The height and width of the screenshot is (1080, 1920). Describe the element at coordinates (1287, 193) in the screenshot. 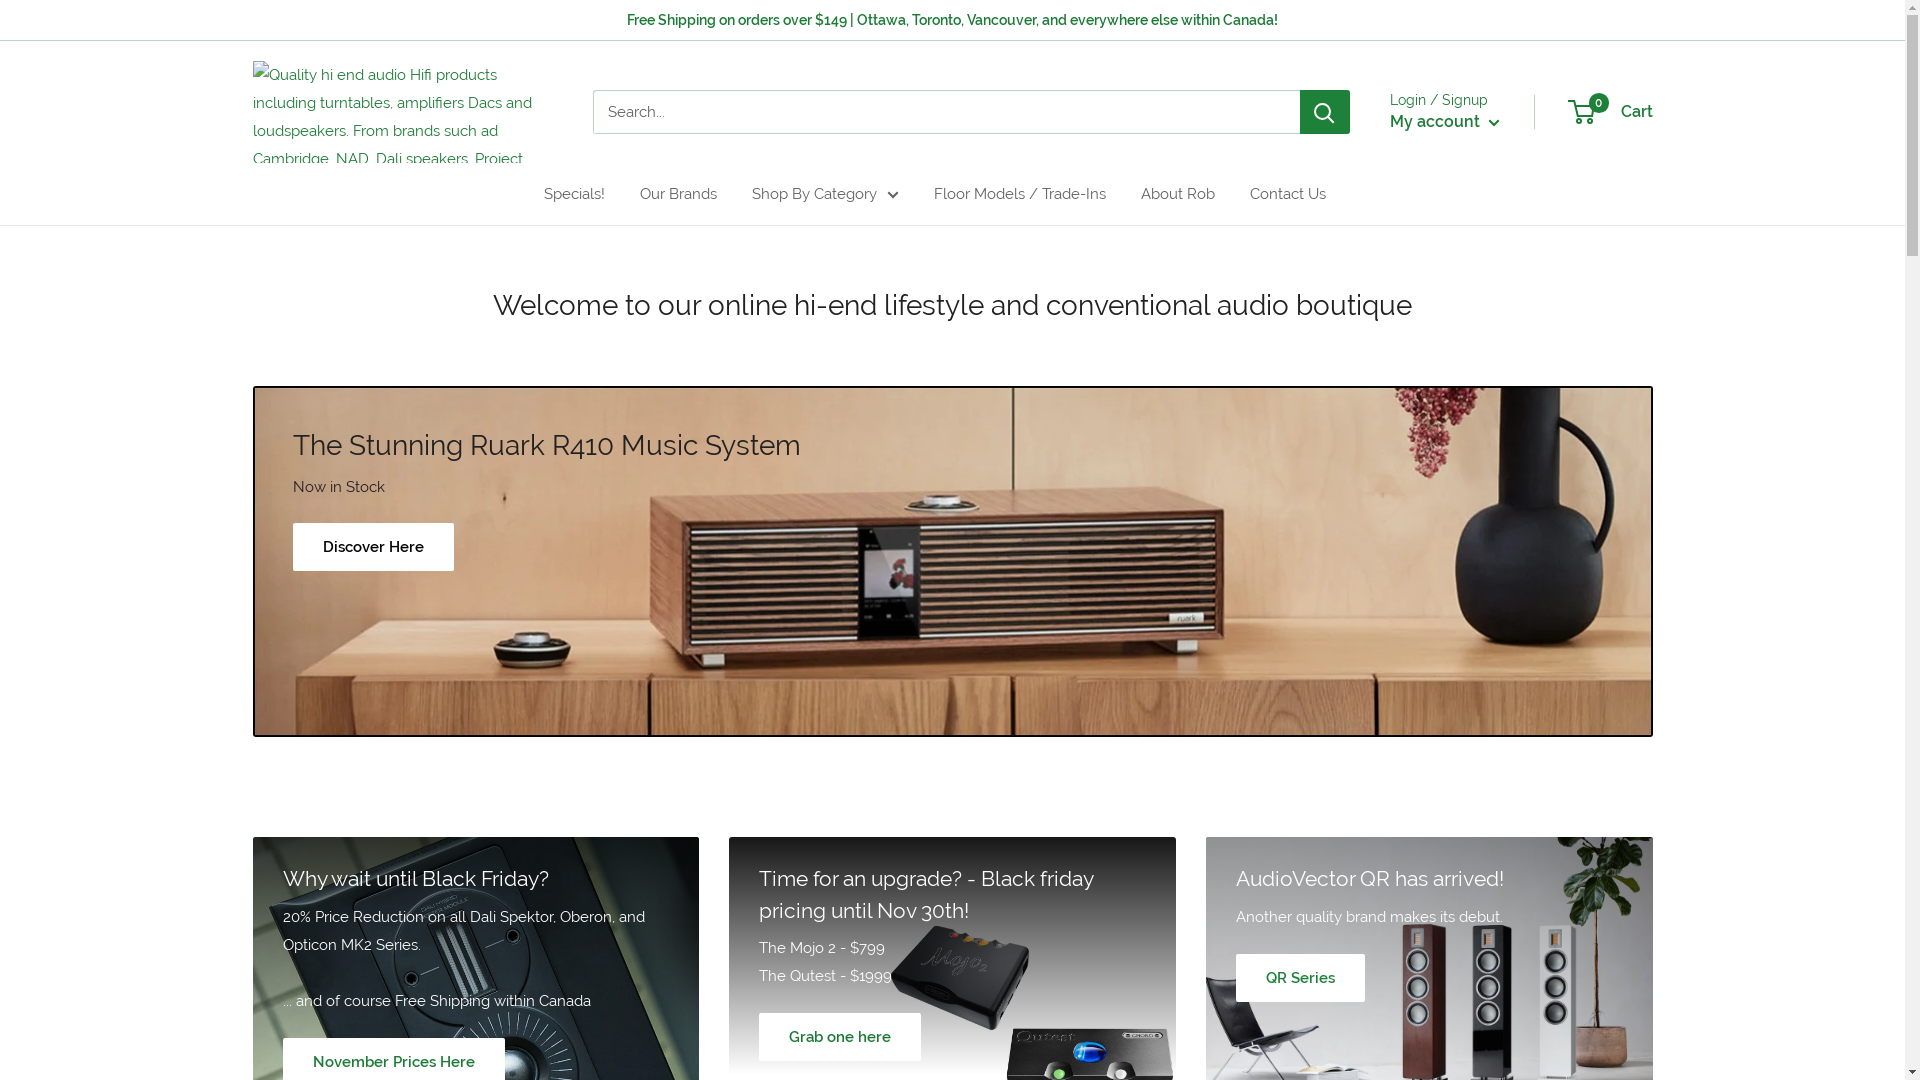

I see `'Contact Us'` at that location.